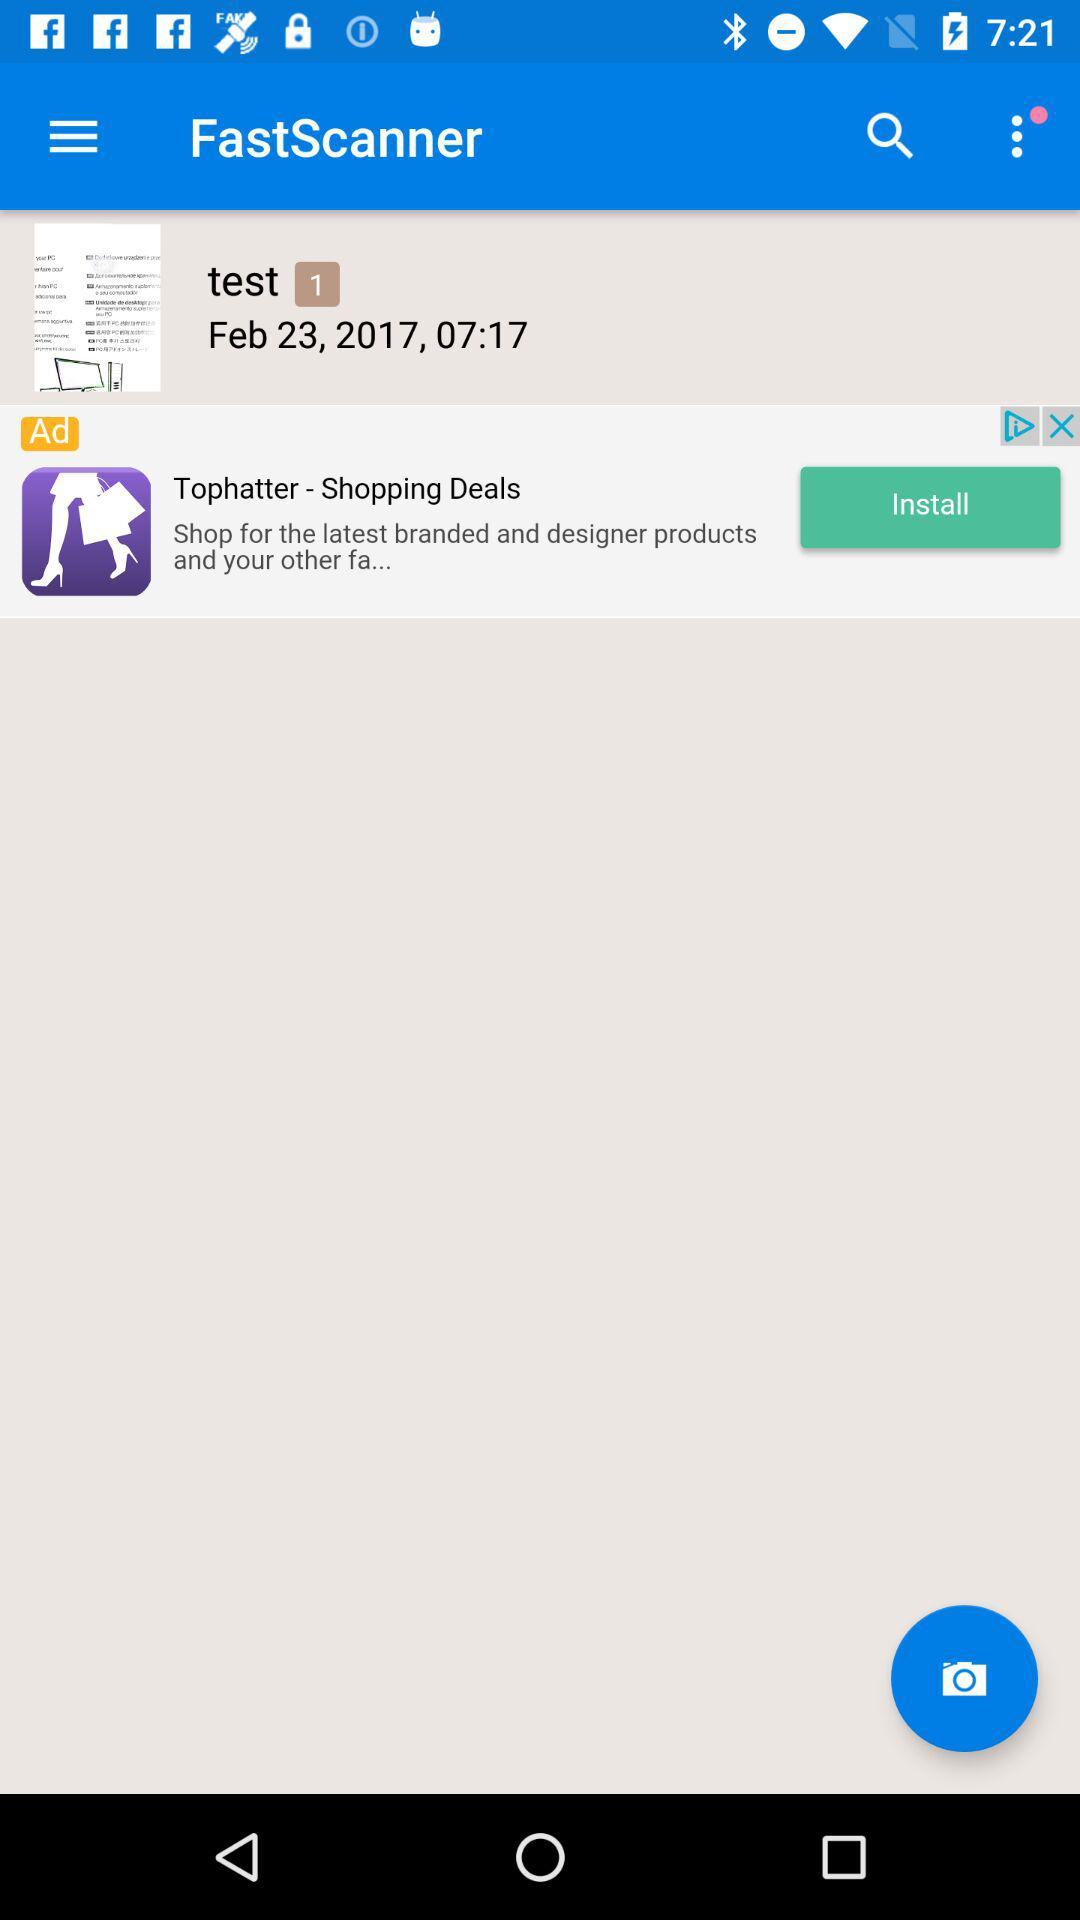 The image size is (1080, 1920). Describe the element at coordinates (963, 1678) in the screenshot. I see `the photo icon` at that location.